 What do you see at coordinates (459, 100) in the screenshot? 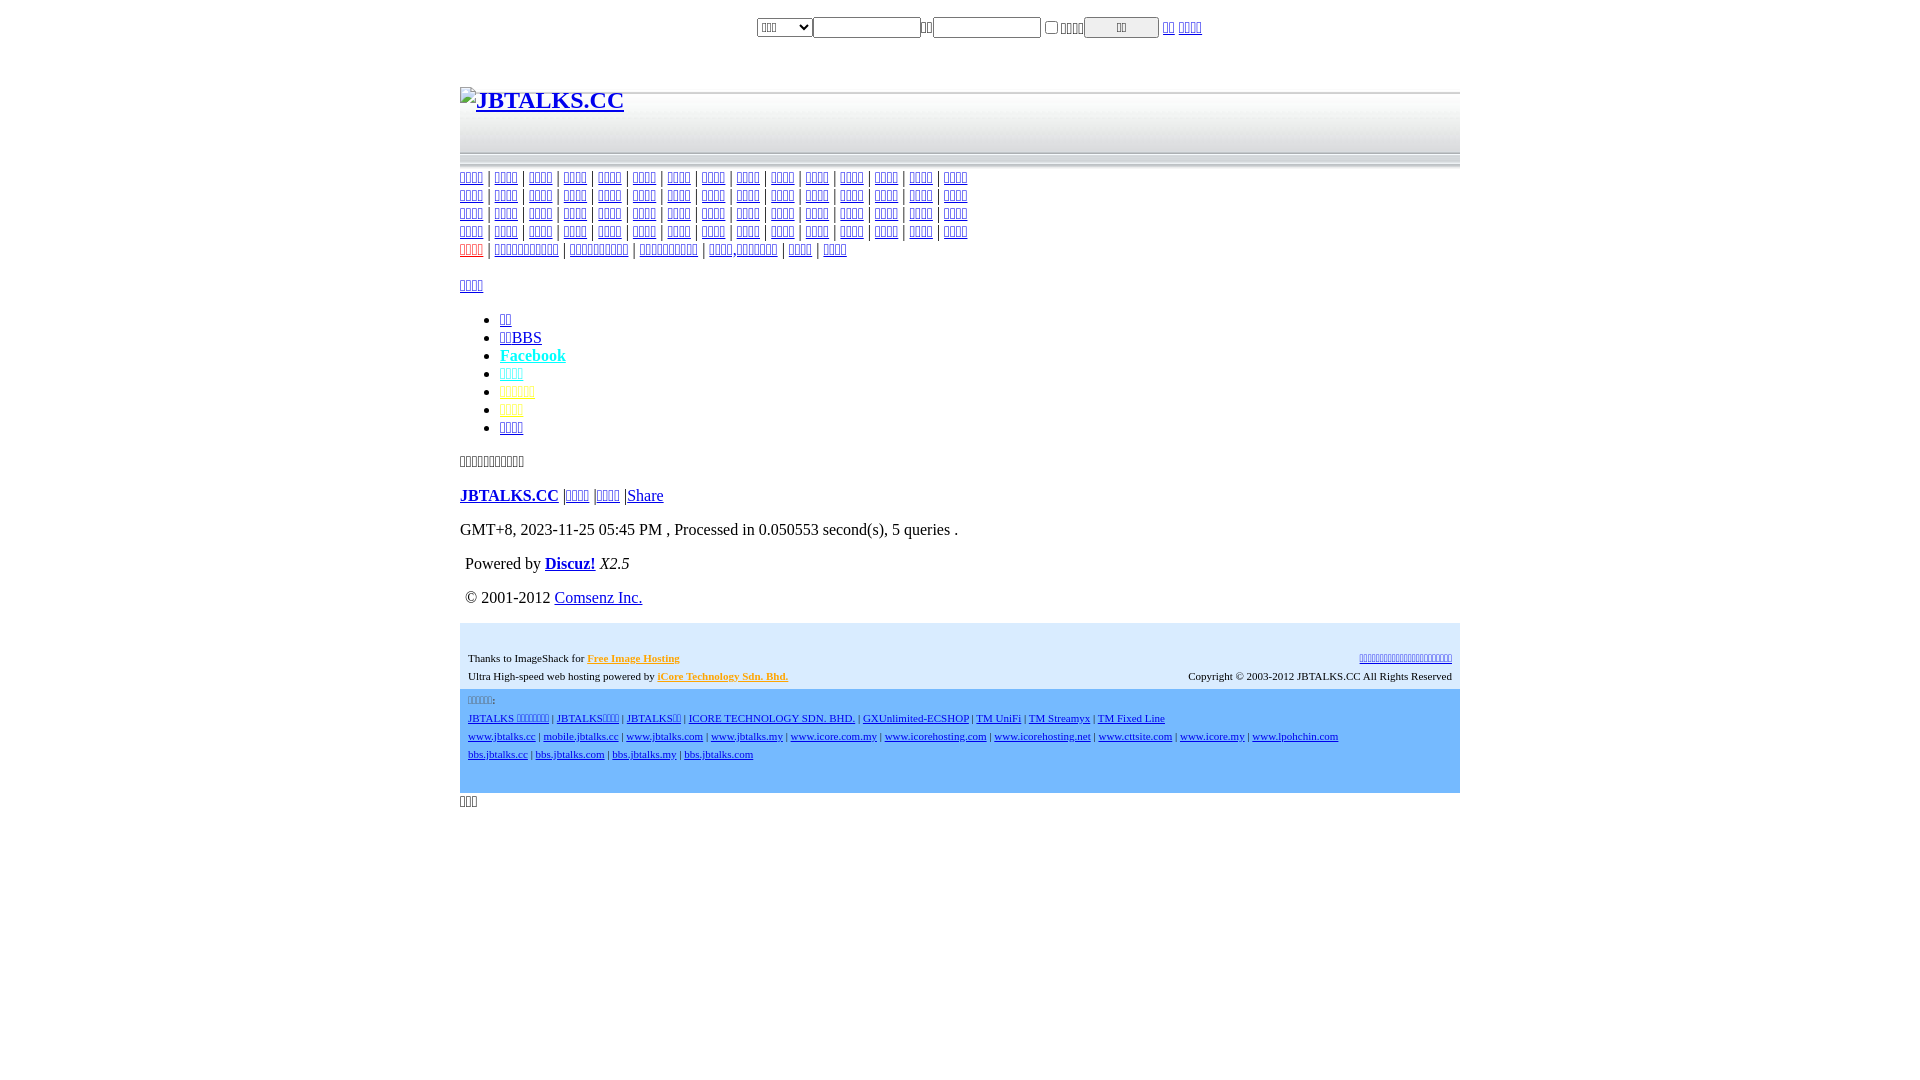
I see `'JBTALKS.CC'` at bounding box center [459, 100].